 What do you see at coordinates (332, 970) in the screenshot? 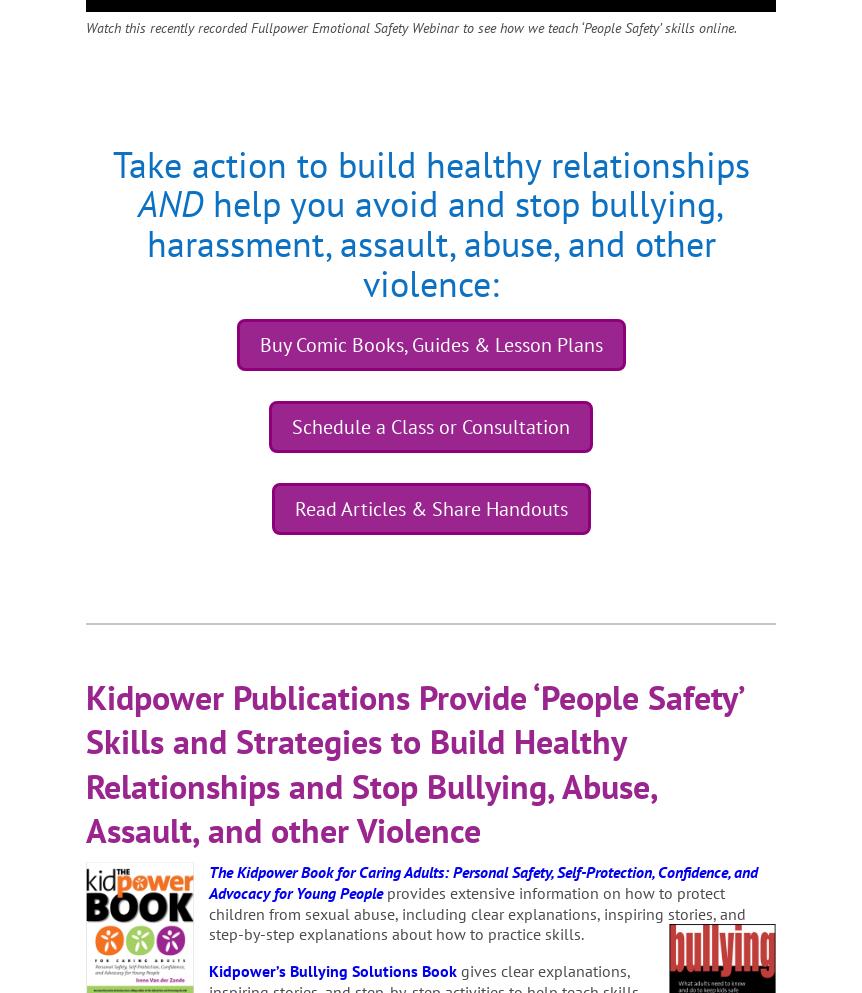
I see `'Kidpower’s Bullying Solutions Book'` at bounding box center [332, 970].